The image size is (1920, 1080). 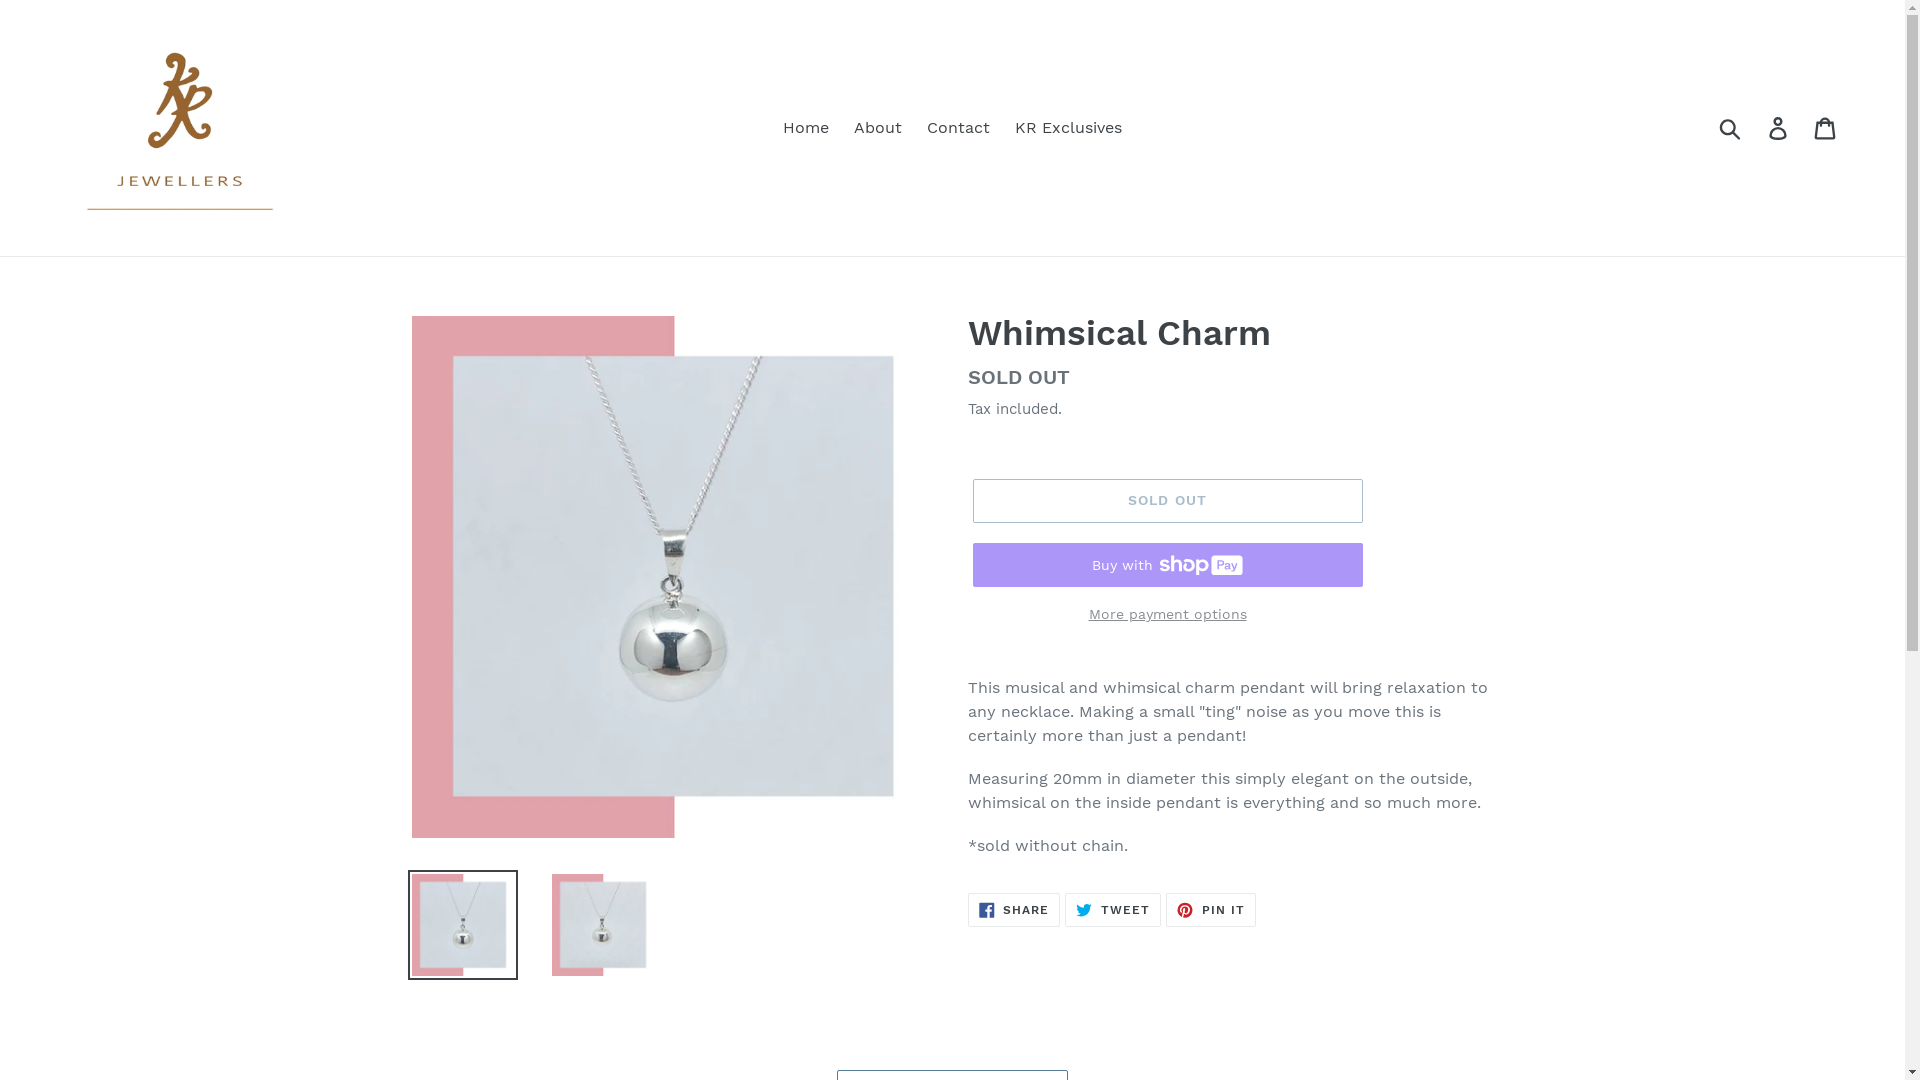 I want to click on 'Contact', so click(x=957, y=127).